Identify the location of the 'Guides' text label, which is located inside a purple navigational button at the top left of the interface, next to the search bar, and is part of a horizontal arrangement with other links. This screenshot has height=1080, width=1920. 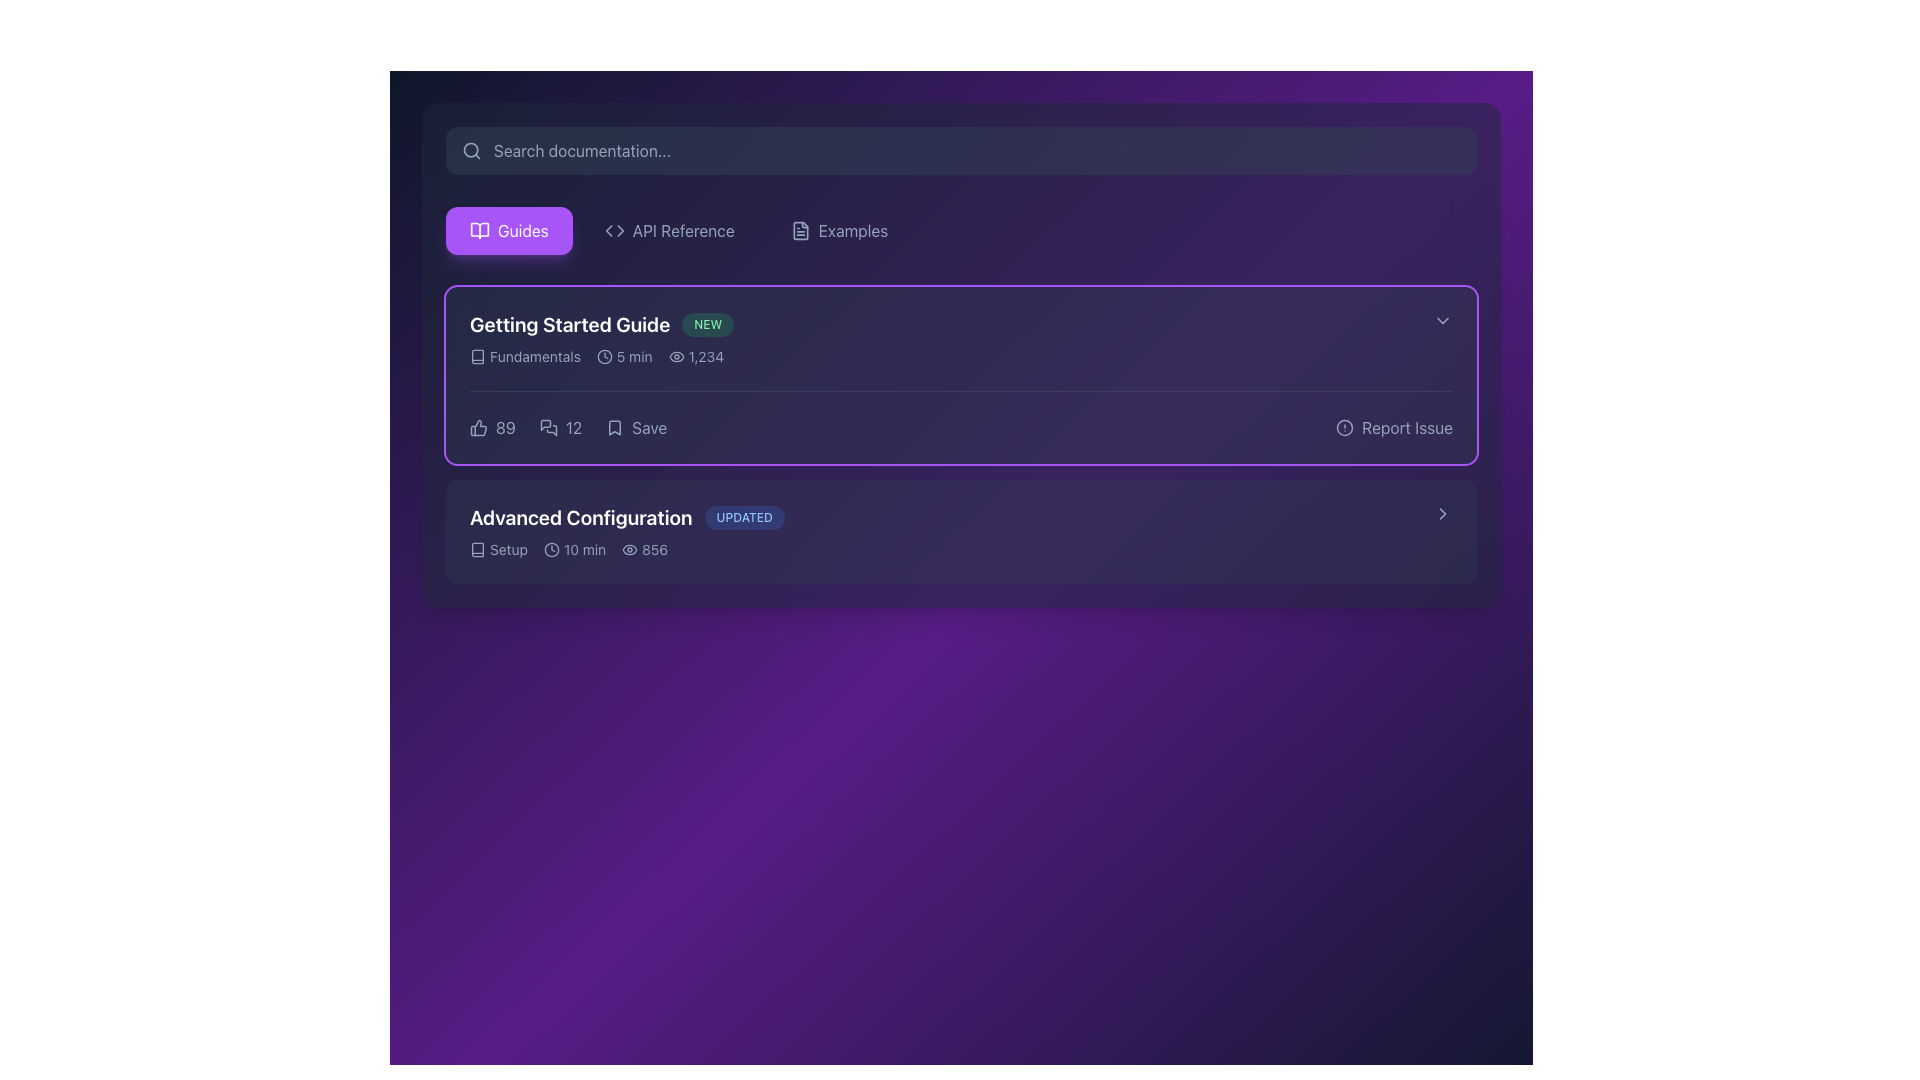
(523, 230).